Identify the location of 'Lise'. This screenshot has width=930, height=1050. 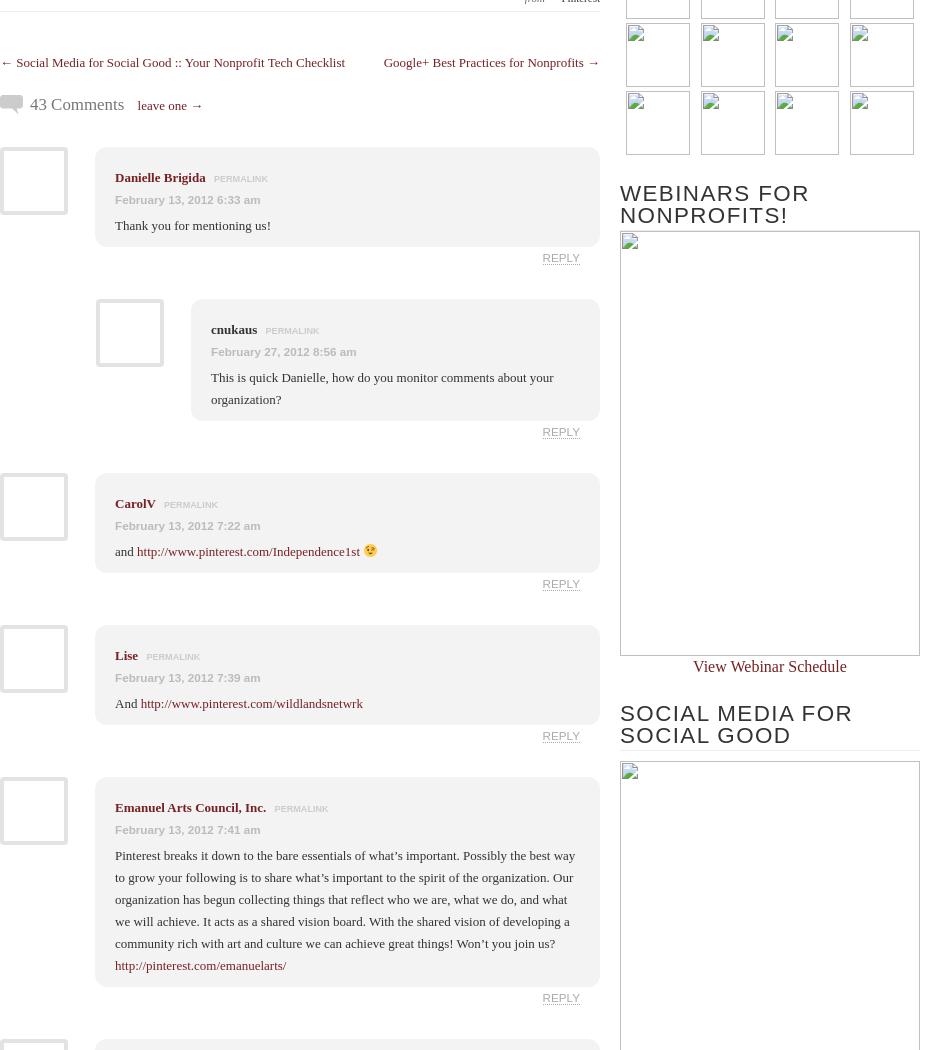
(126, 653).